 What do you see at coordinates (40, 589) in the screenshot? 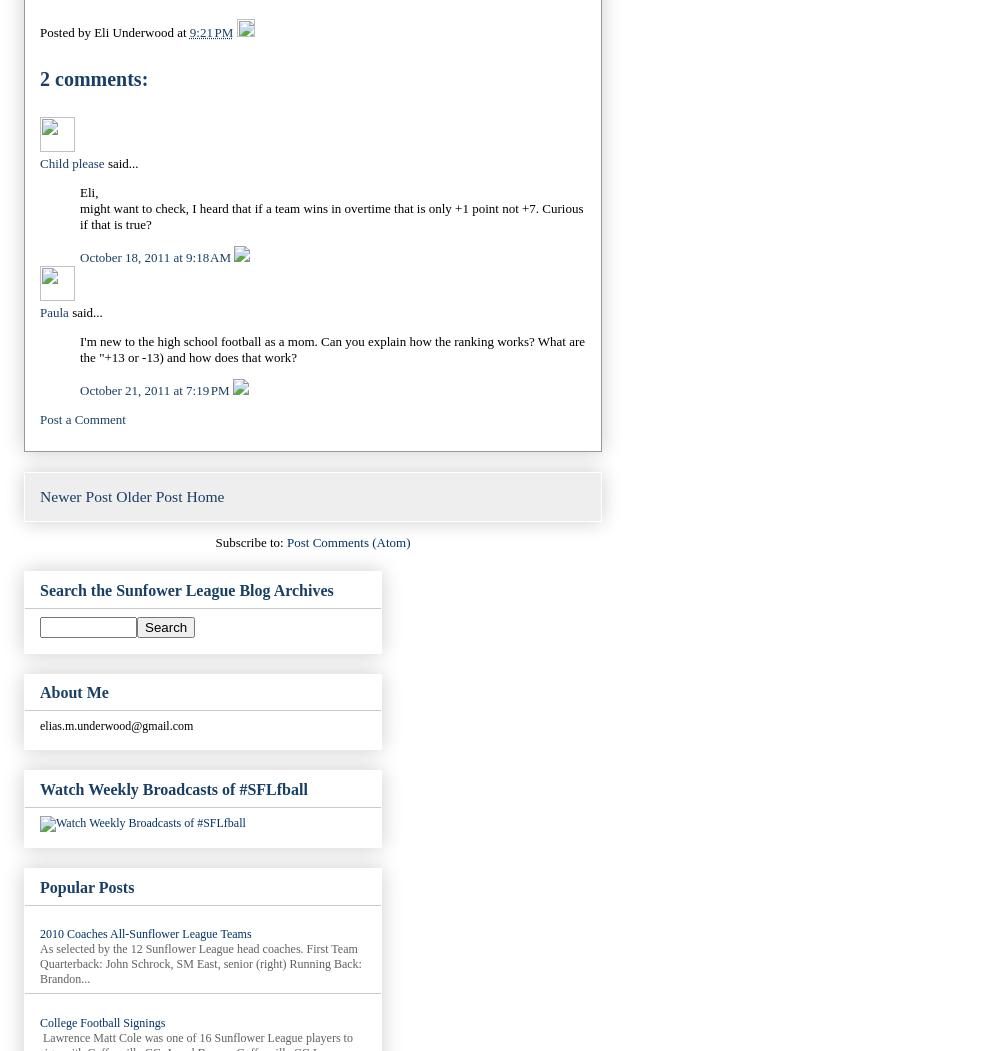
I see `'Search the Sunfower League Blog Archives'` at bounding box center [40, 589].